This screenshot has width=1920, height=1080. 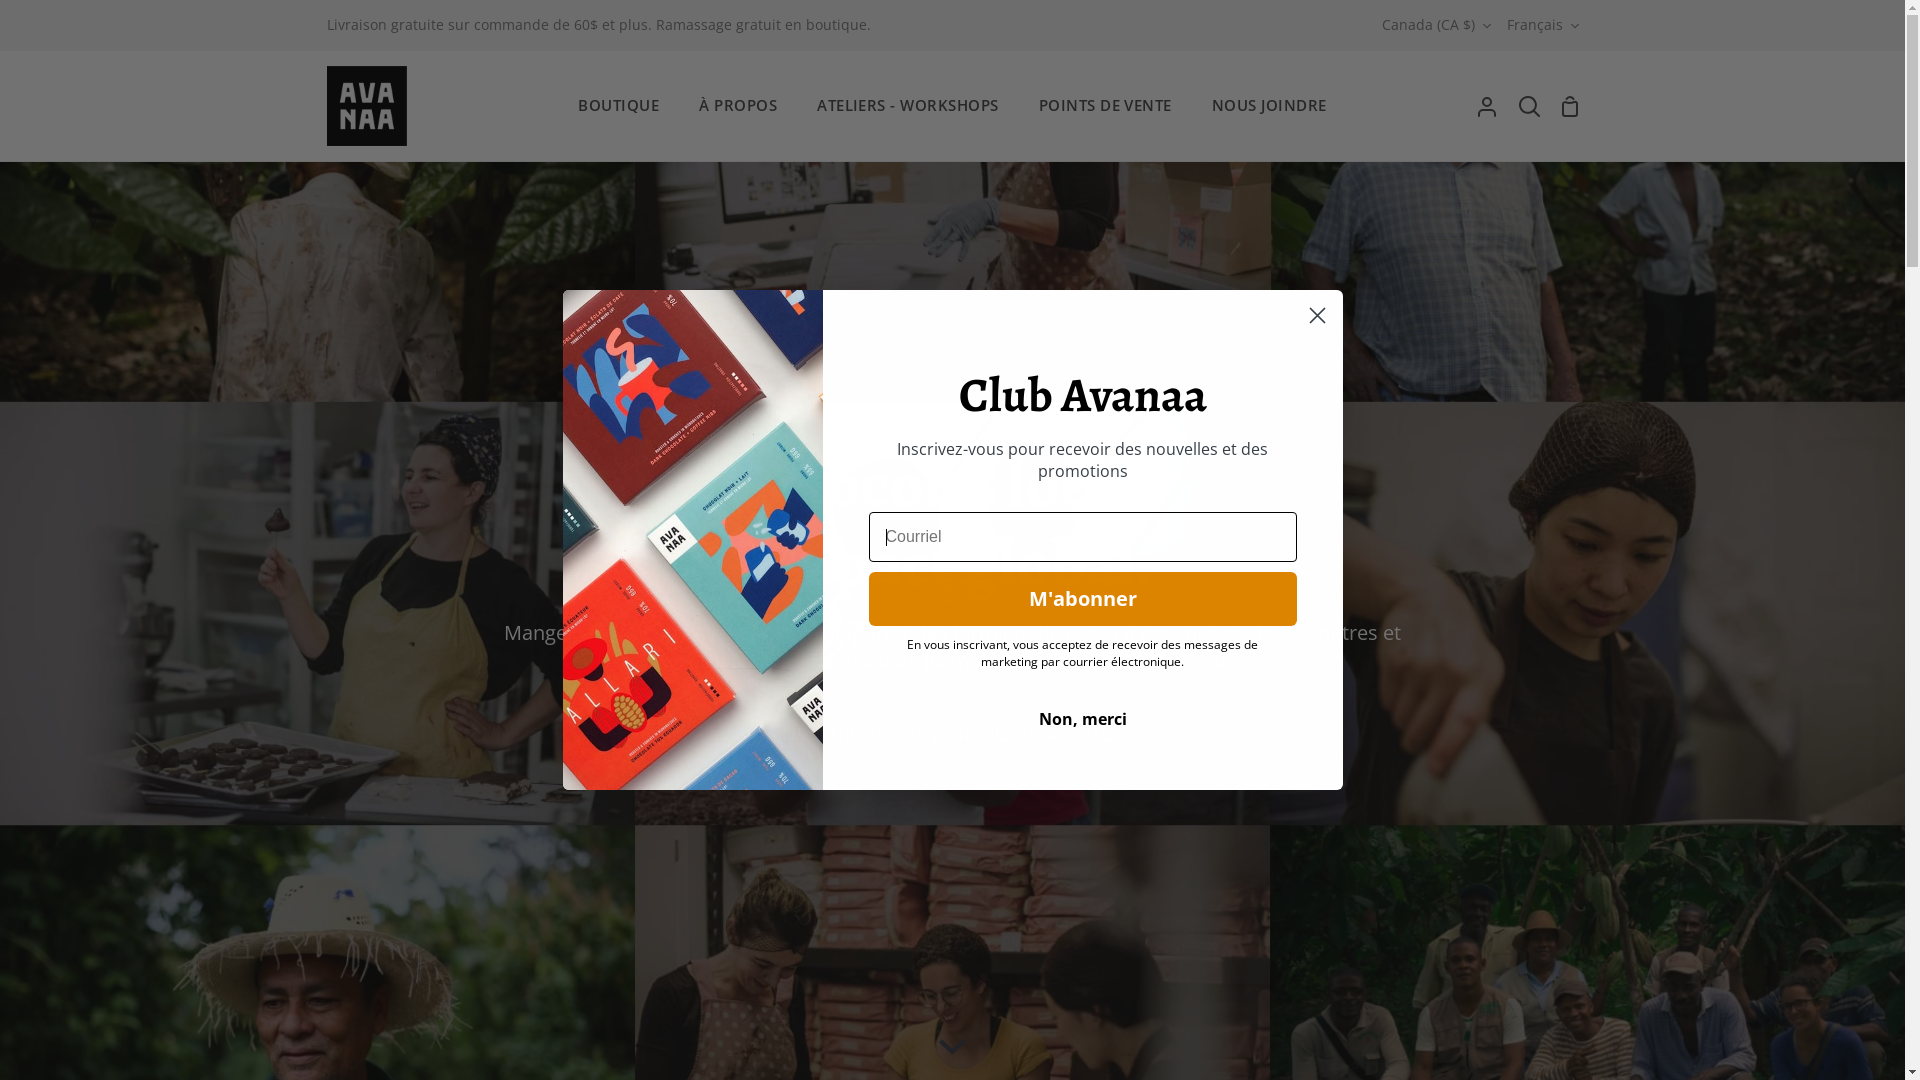 What do you see at coordinates (868, 597) in the screenshot?
I see `'M'abonner'` at bounding box center [868, 597].